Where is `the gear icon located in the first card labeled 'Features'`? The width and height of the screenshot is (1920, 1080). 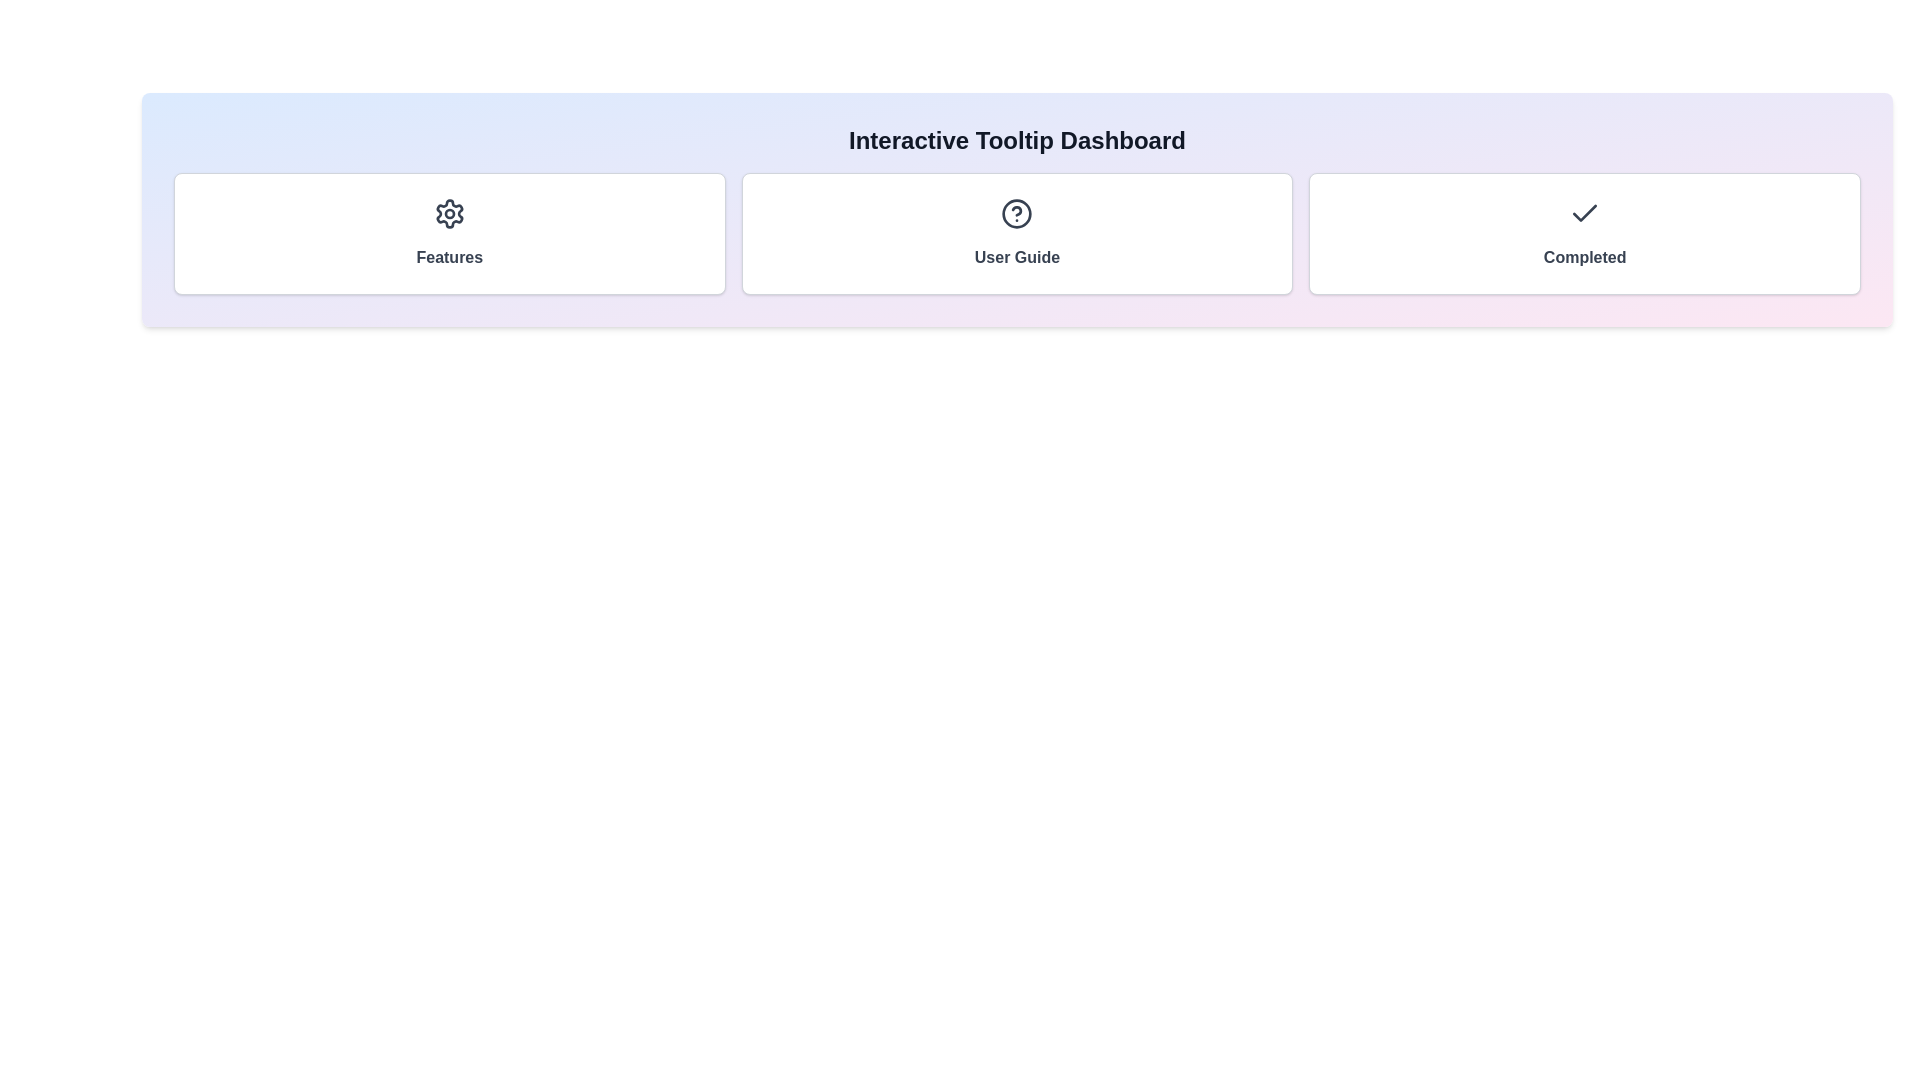
the gear icon located in the first card labeled 'Features' is located at coordinates (448, 213).